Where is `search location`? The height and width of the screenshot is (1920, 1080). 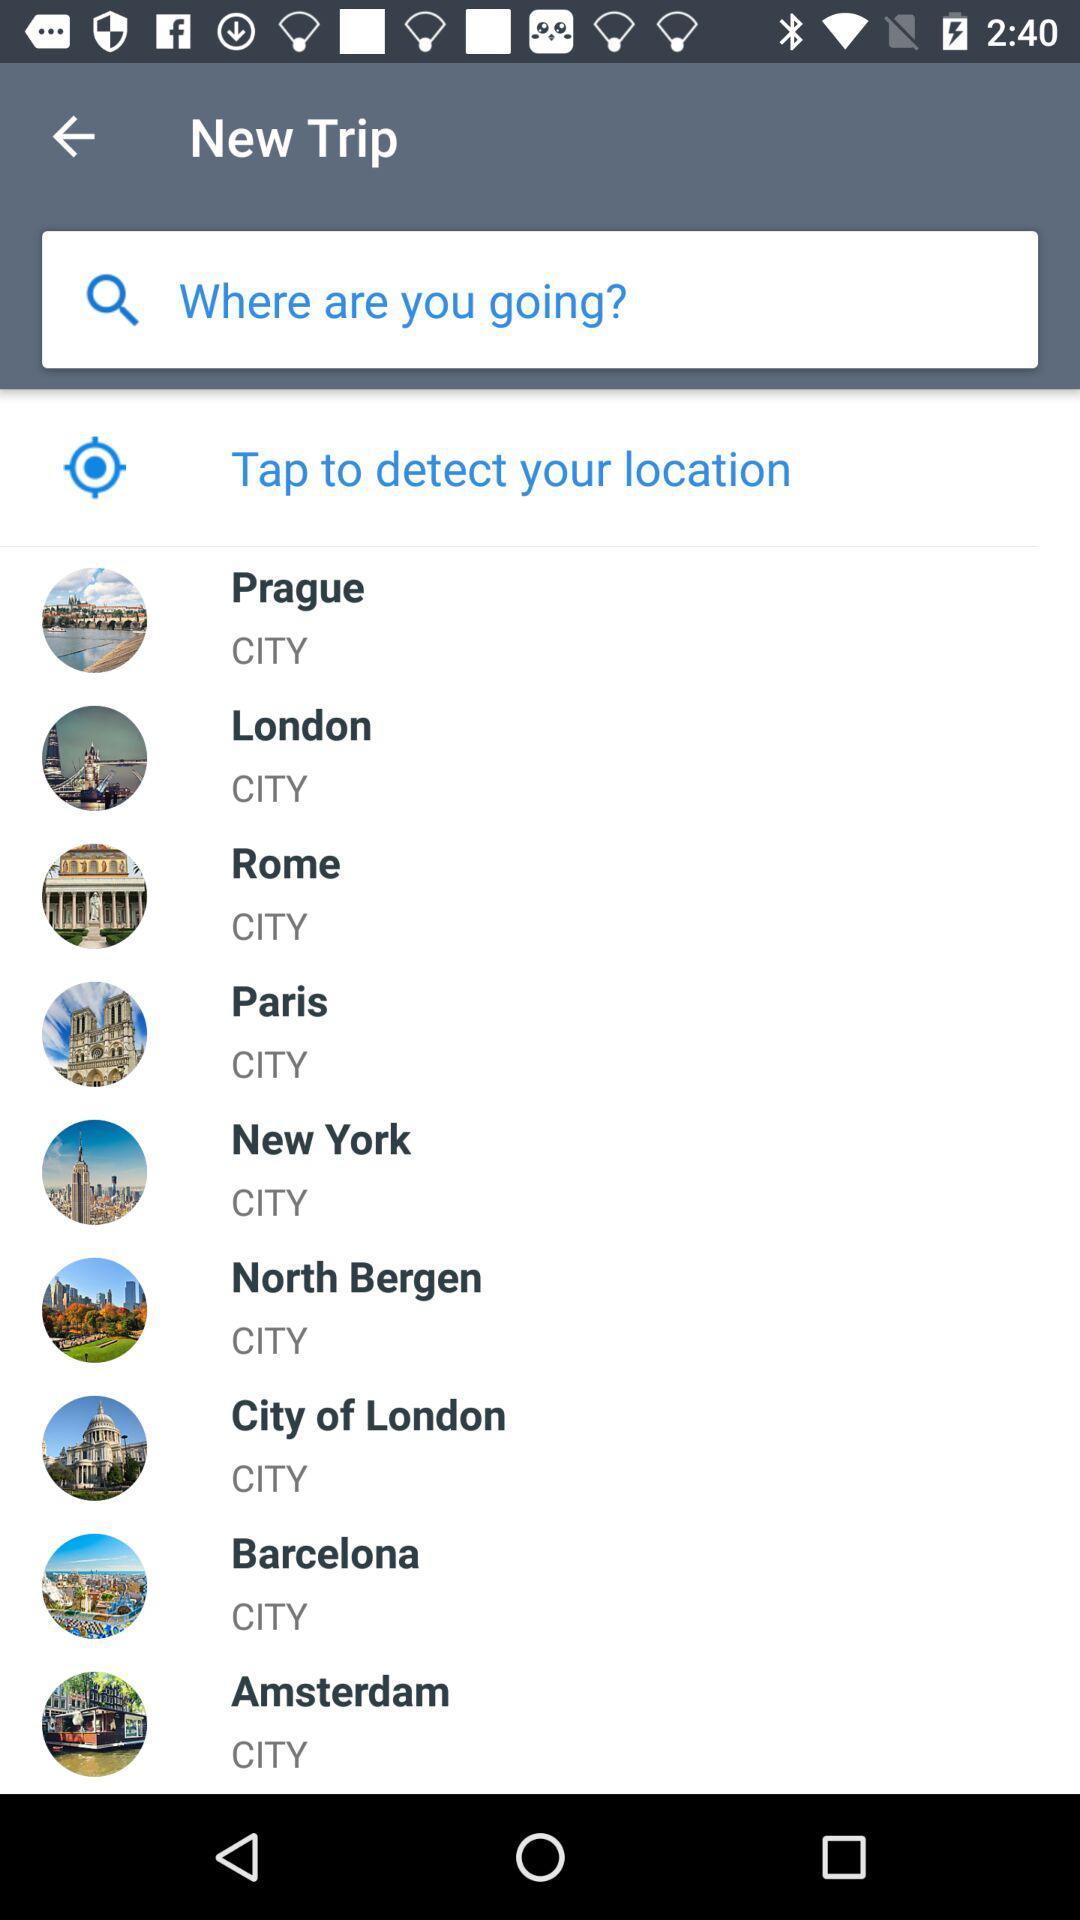 search location is located at coordinates (112, 298).